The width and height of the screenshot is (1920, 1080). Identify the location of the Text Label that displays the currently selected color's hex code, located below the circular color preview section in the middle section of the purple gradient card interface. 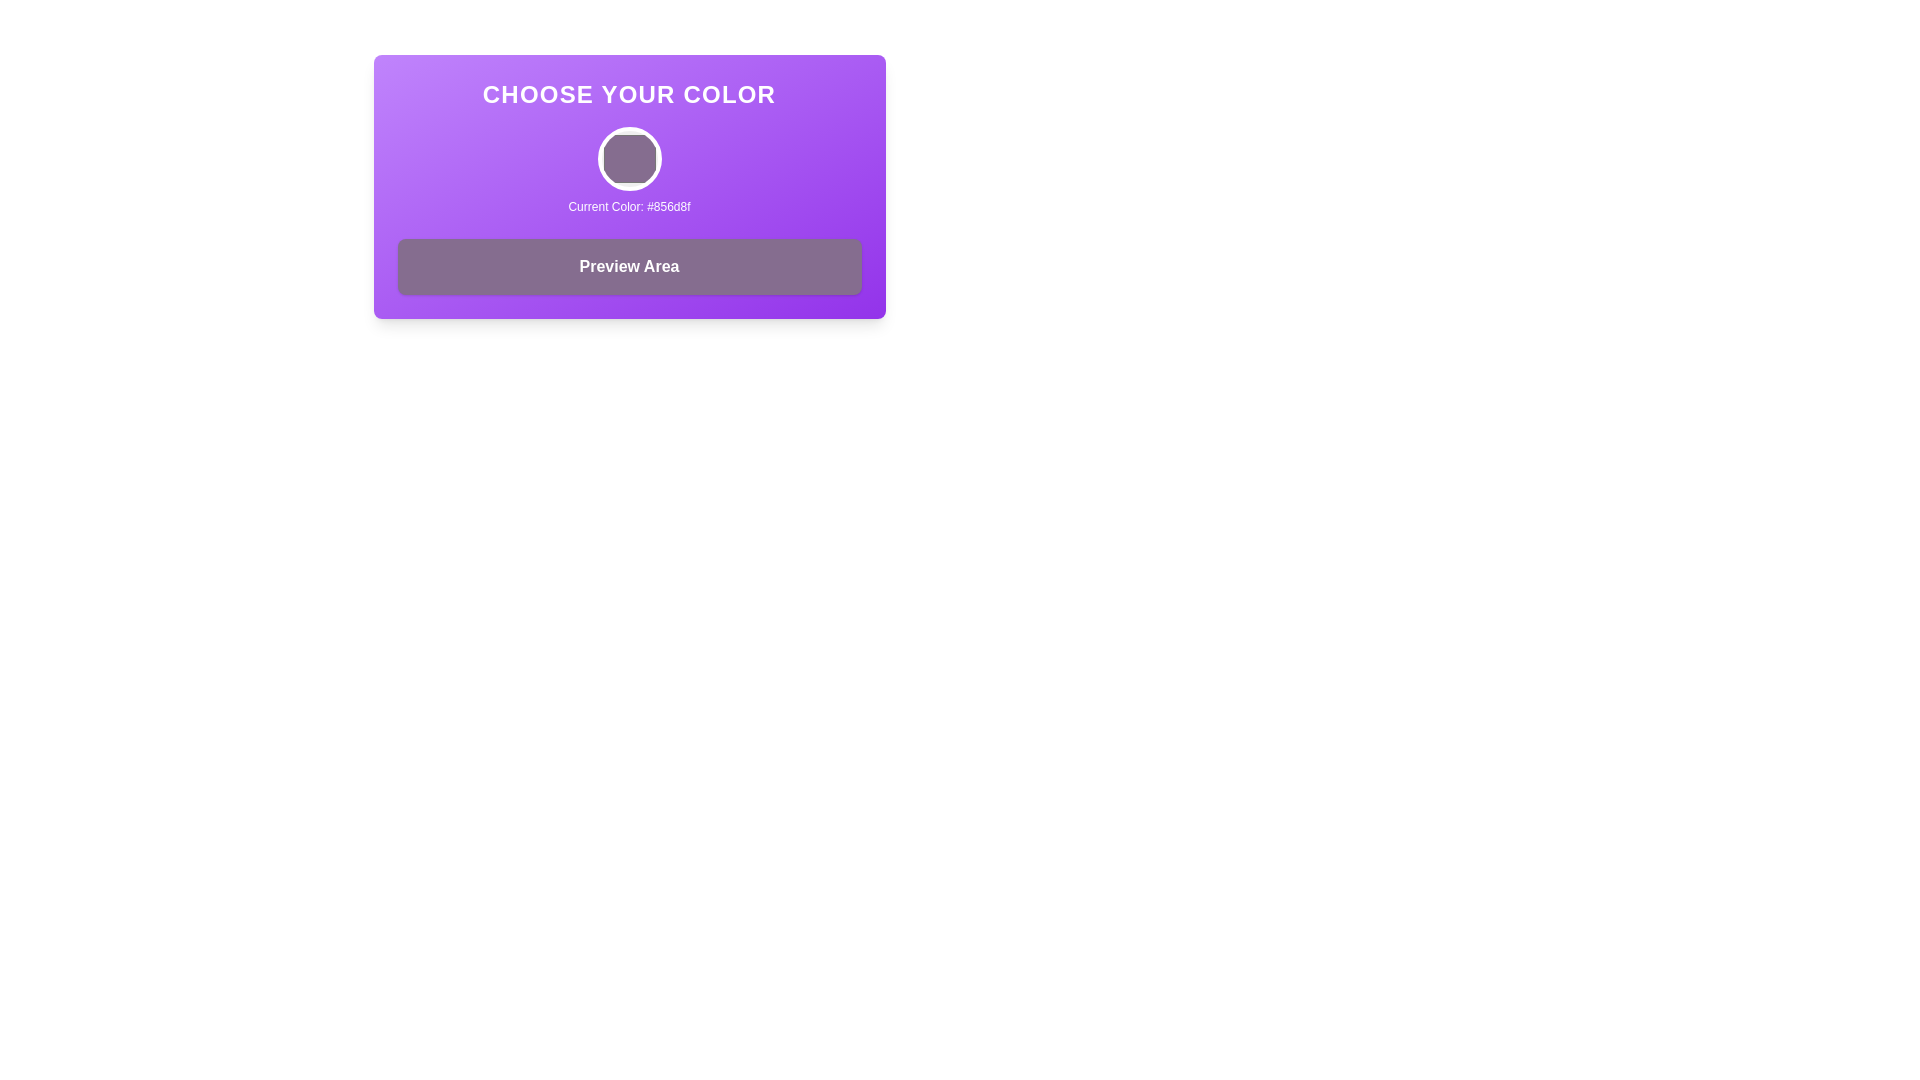
(628, 207).